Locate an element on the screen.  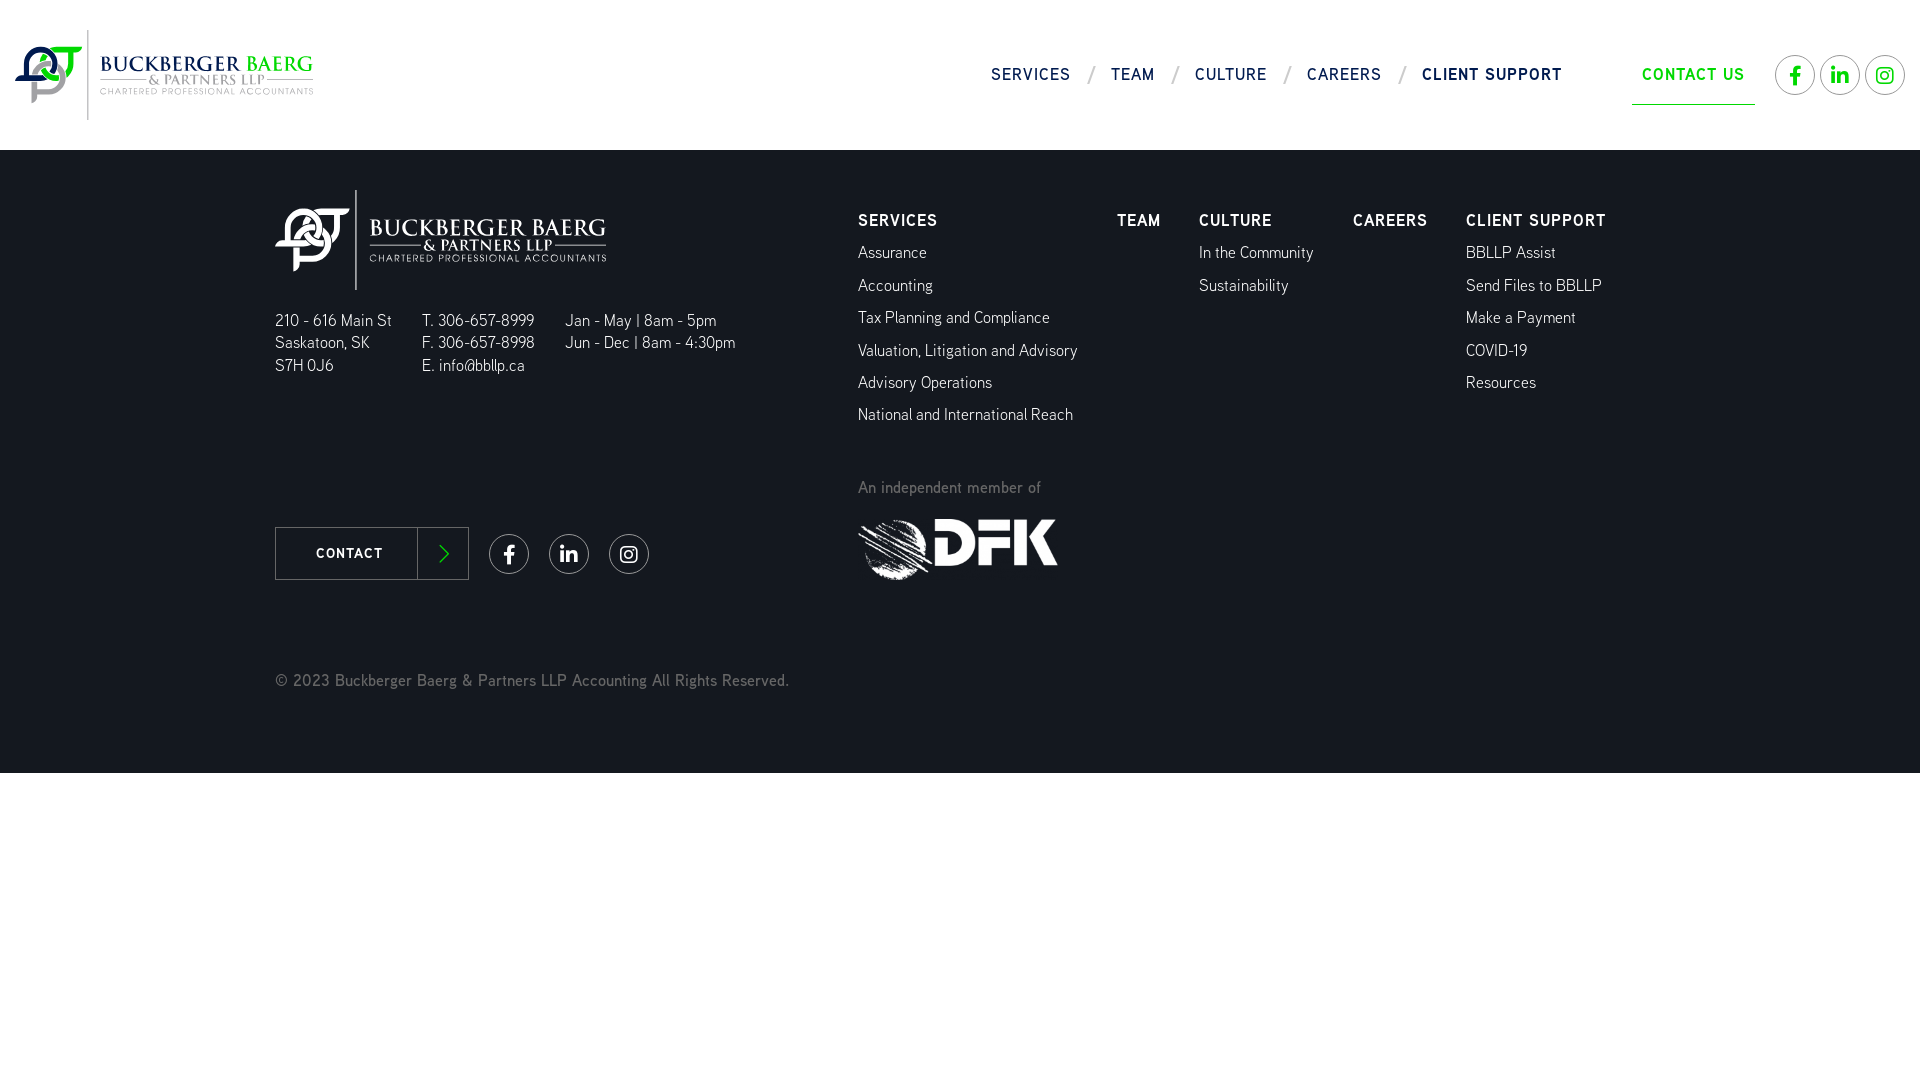
'CULTURE' is located at coordinates (1234, 220).